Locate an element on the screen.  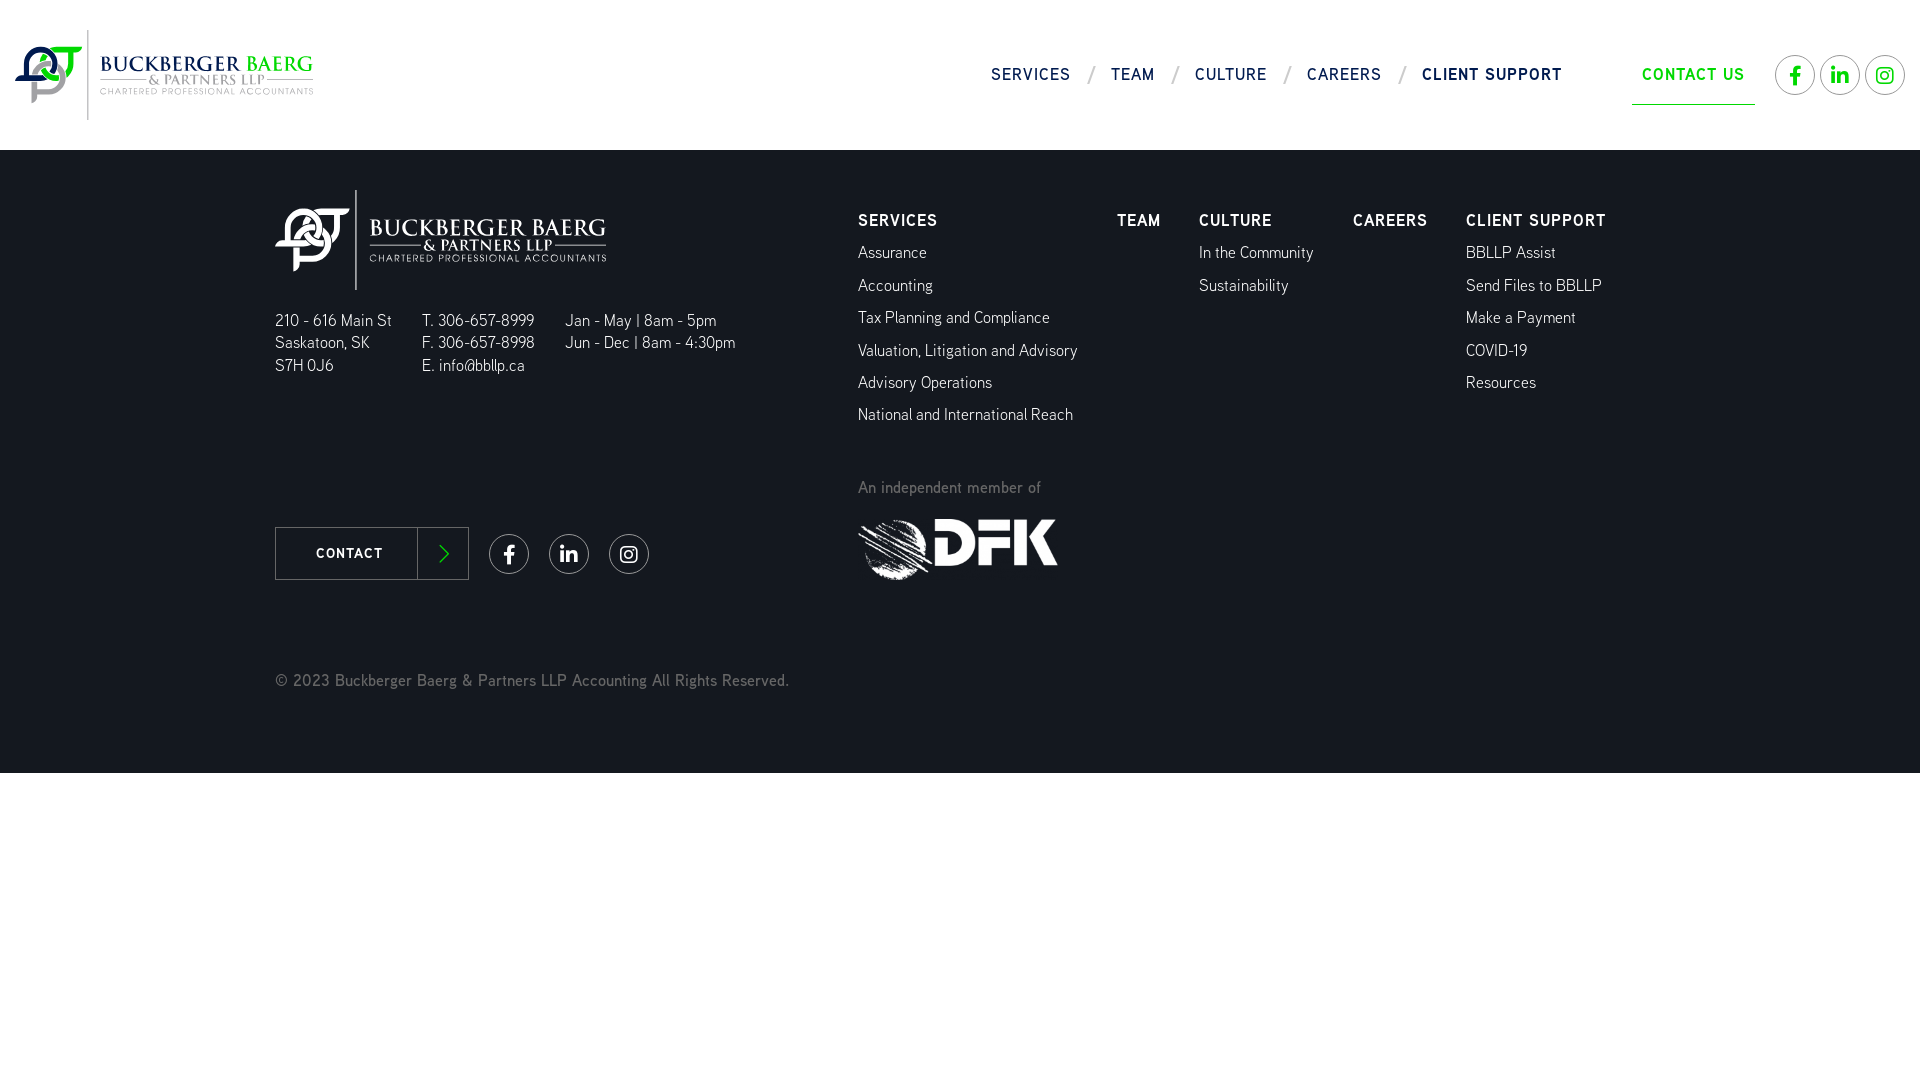
'CULTURE' is located at coordinates (1234, 220).